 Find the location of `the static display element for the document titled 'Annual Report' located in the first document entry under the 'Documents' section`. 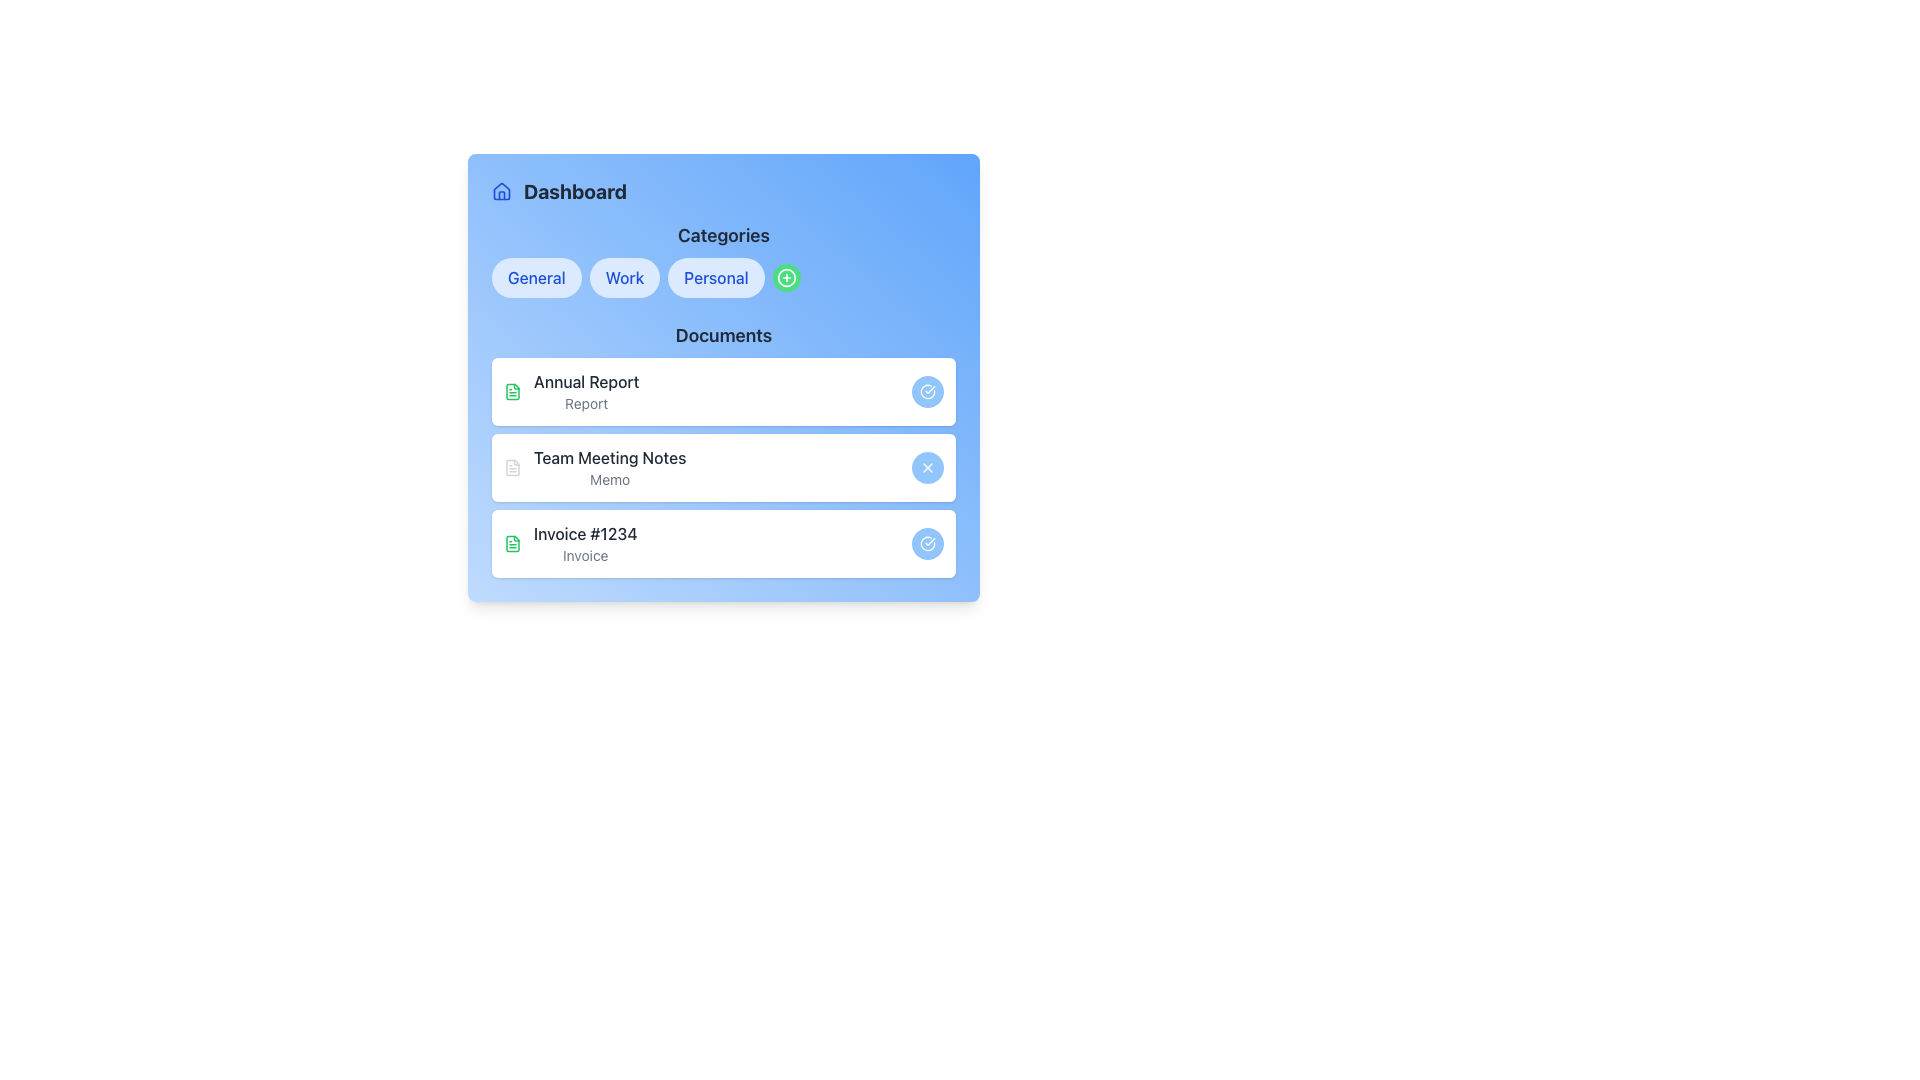

the static display element for the document titled 'Annual Report' located in the first document entry under the 'Documents' section is located at coordinates (570, 392).